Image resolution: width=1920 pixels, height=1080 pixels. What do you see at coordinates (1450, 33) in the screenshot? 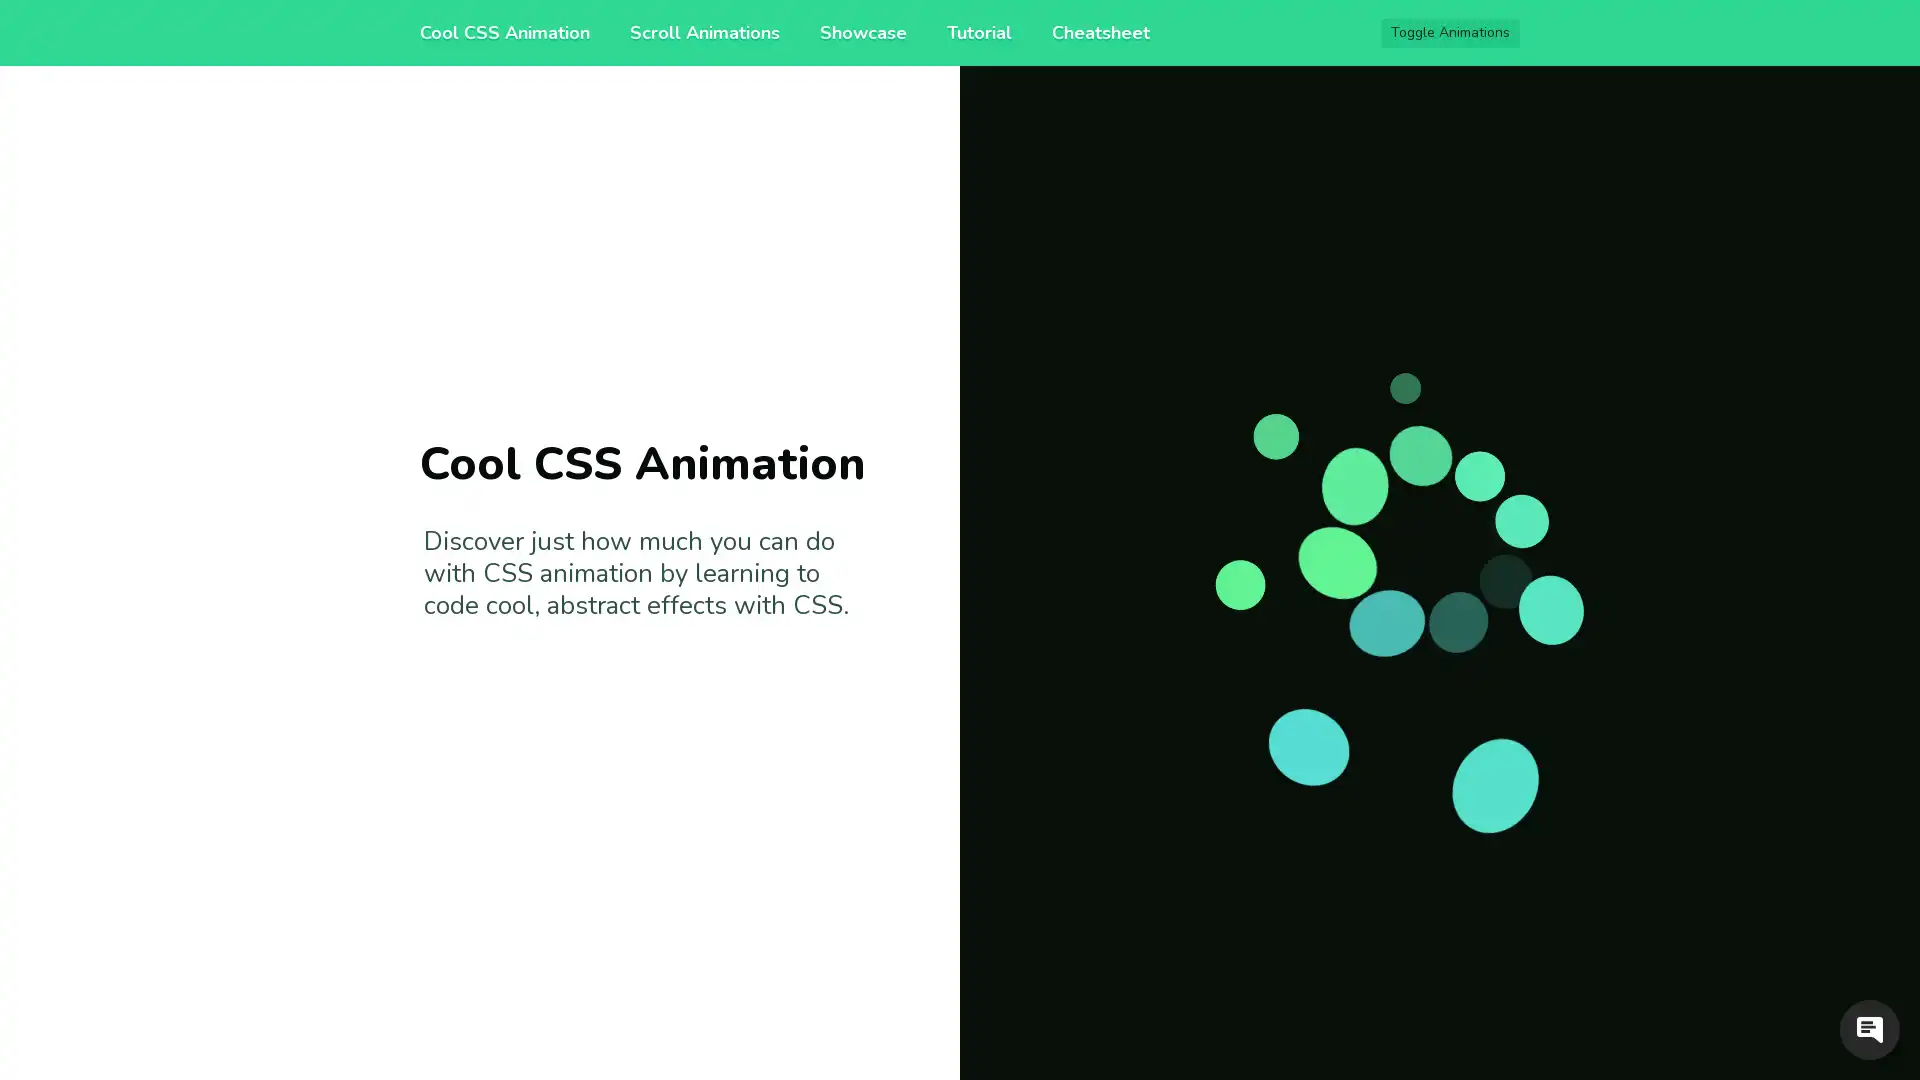
I see `Toggle Animations` at bounding box center [1450, 33].